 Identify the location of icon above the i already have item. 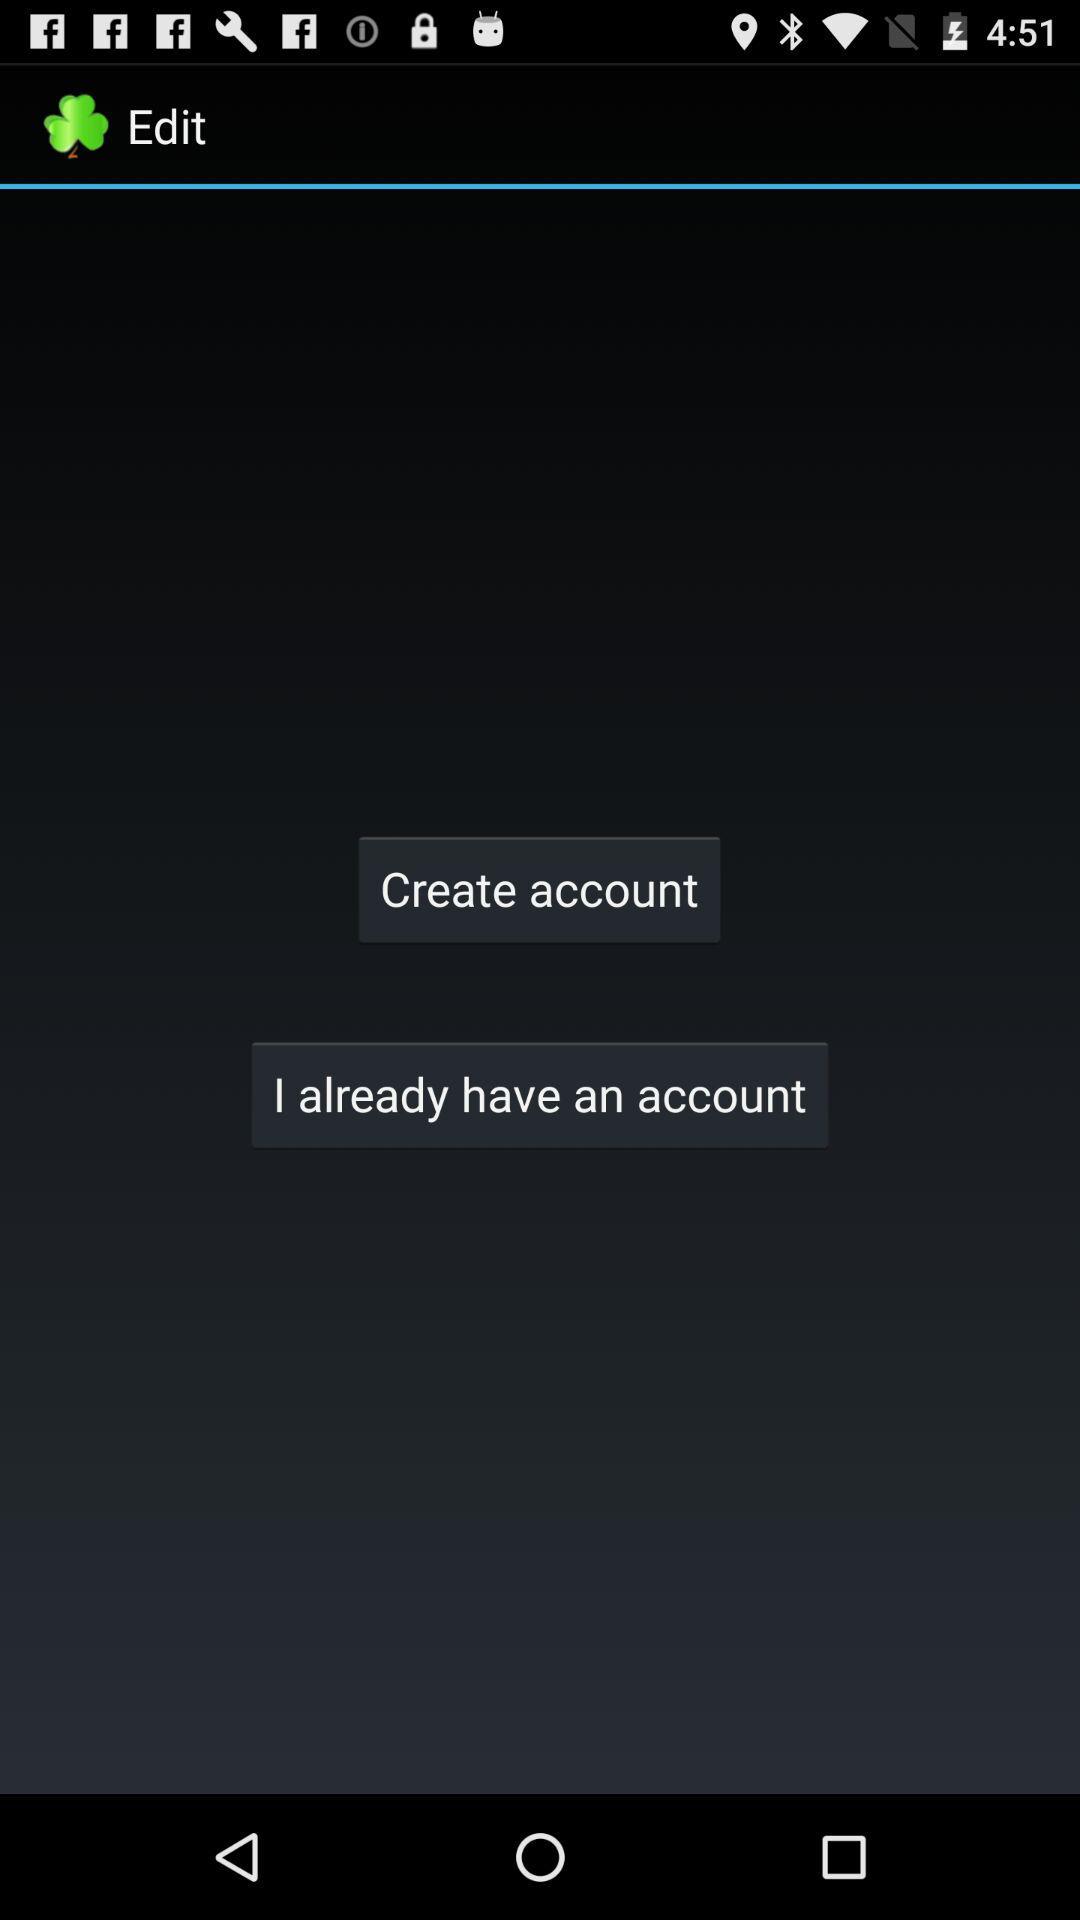
(538, 887).